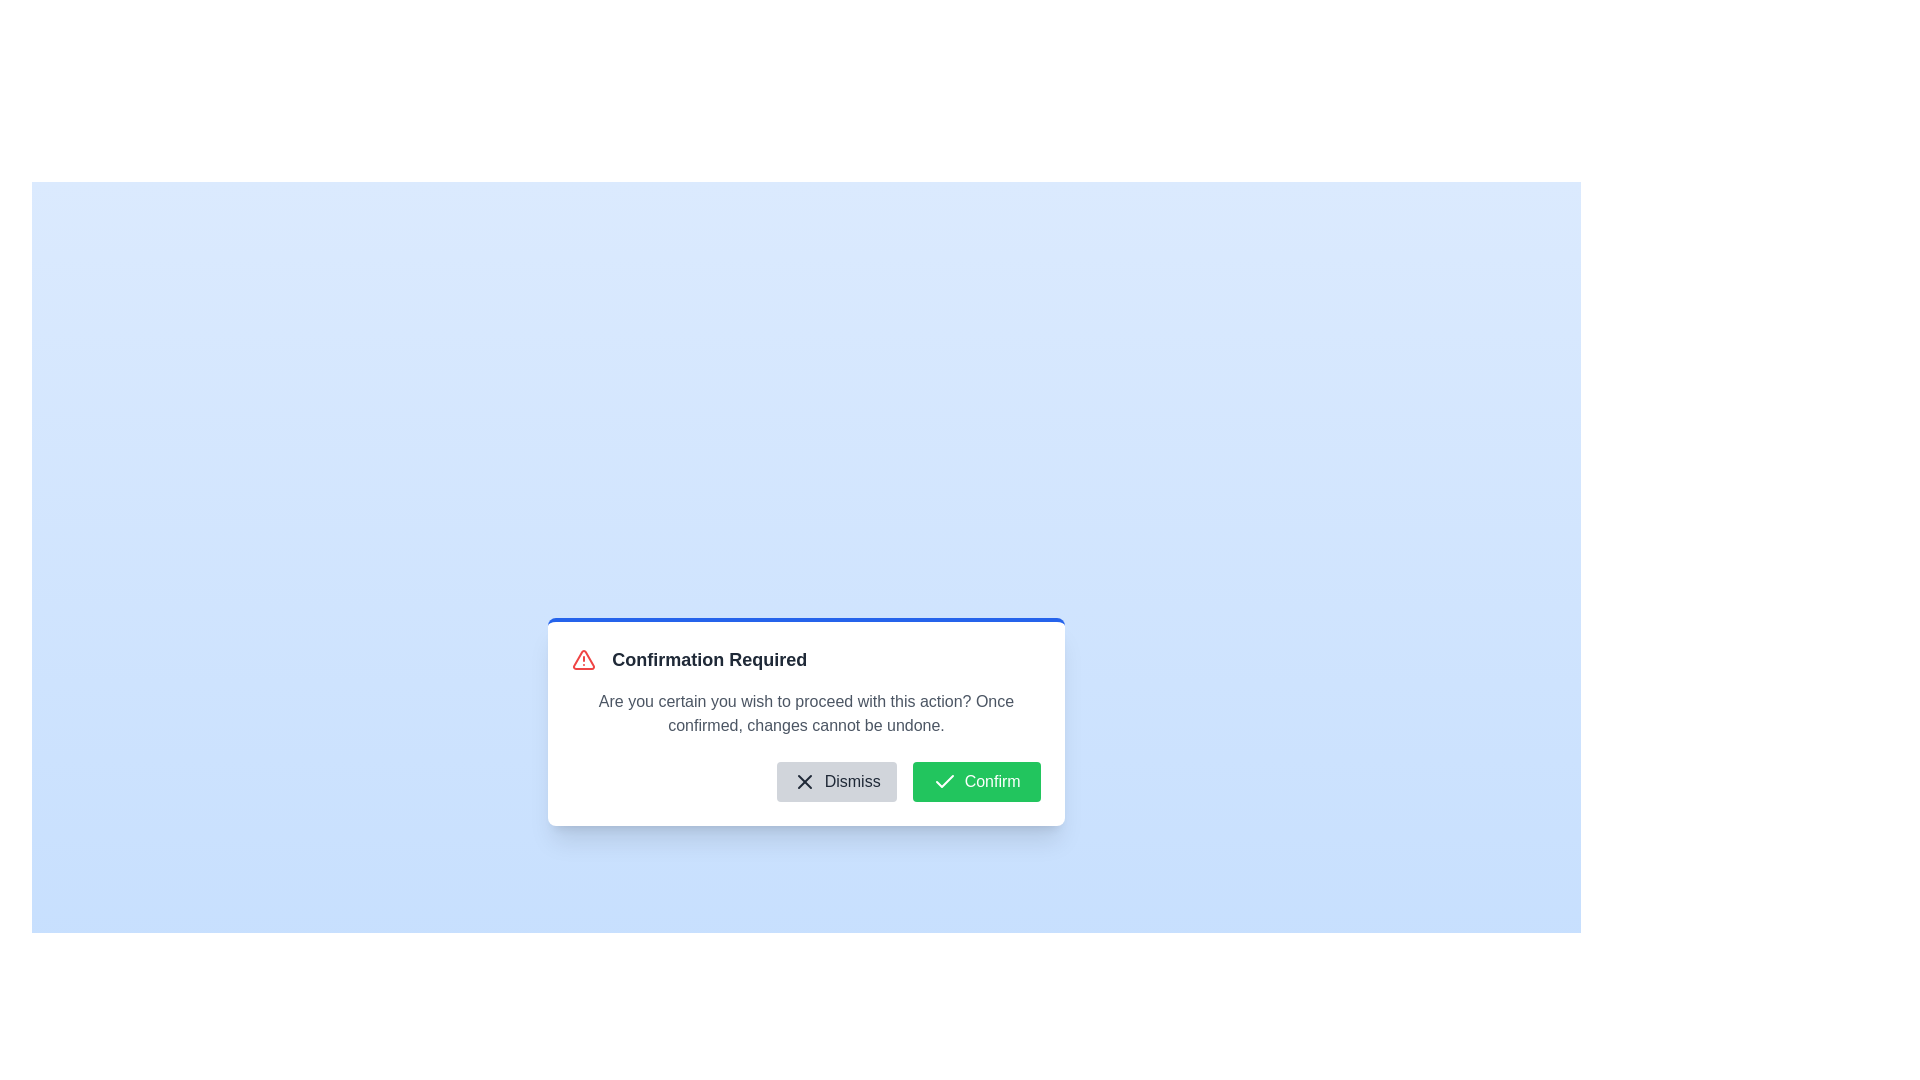  I want to click on the 'X' icon within the SVG element that visually indicates the action of dismissal, located on the left side of the 'Dismiss' button at the bottom left of the modal dialog box, so click(804, 781).